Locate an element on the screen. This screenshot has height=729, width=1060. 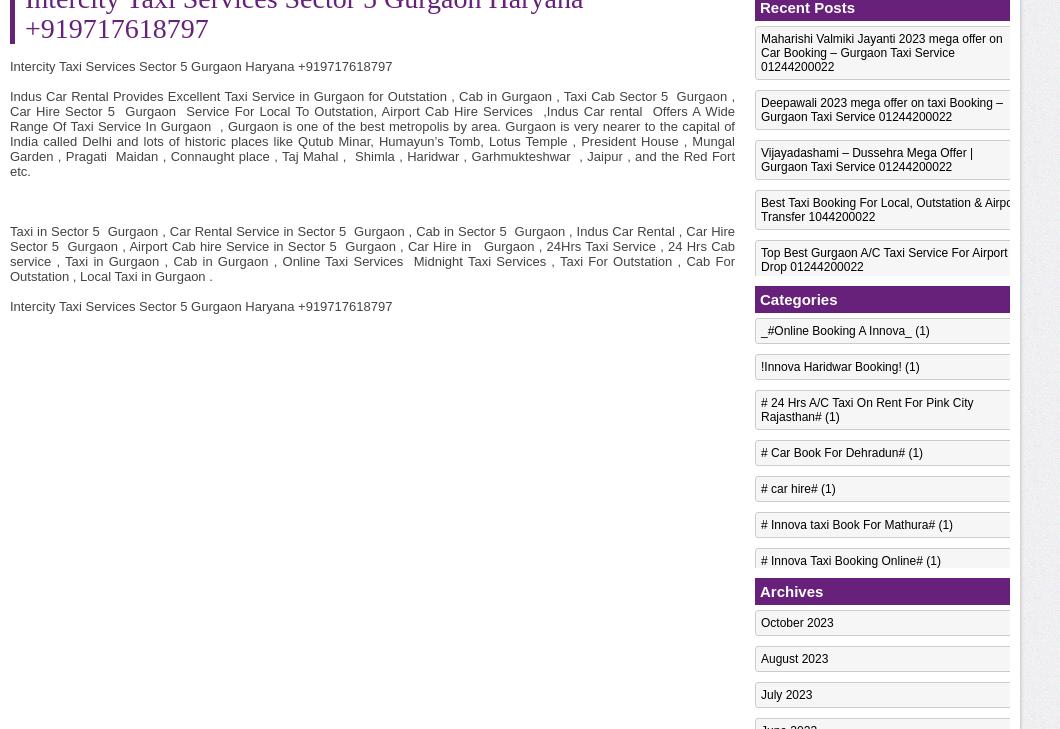
'Top Best Gurgaon A/C Taxi Service For Airport Drop 01244200022' is located at coordinates (884, 259).